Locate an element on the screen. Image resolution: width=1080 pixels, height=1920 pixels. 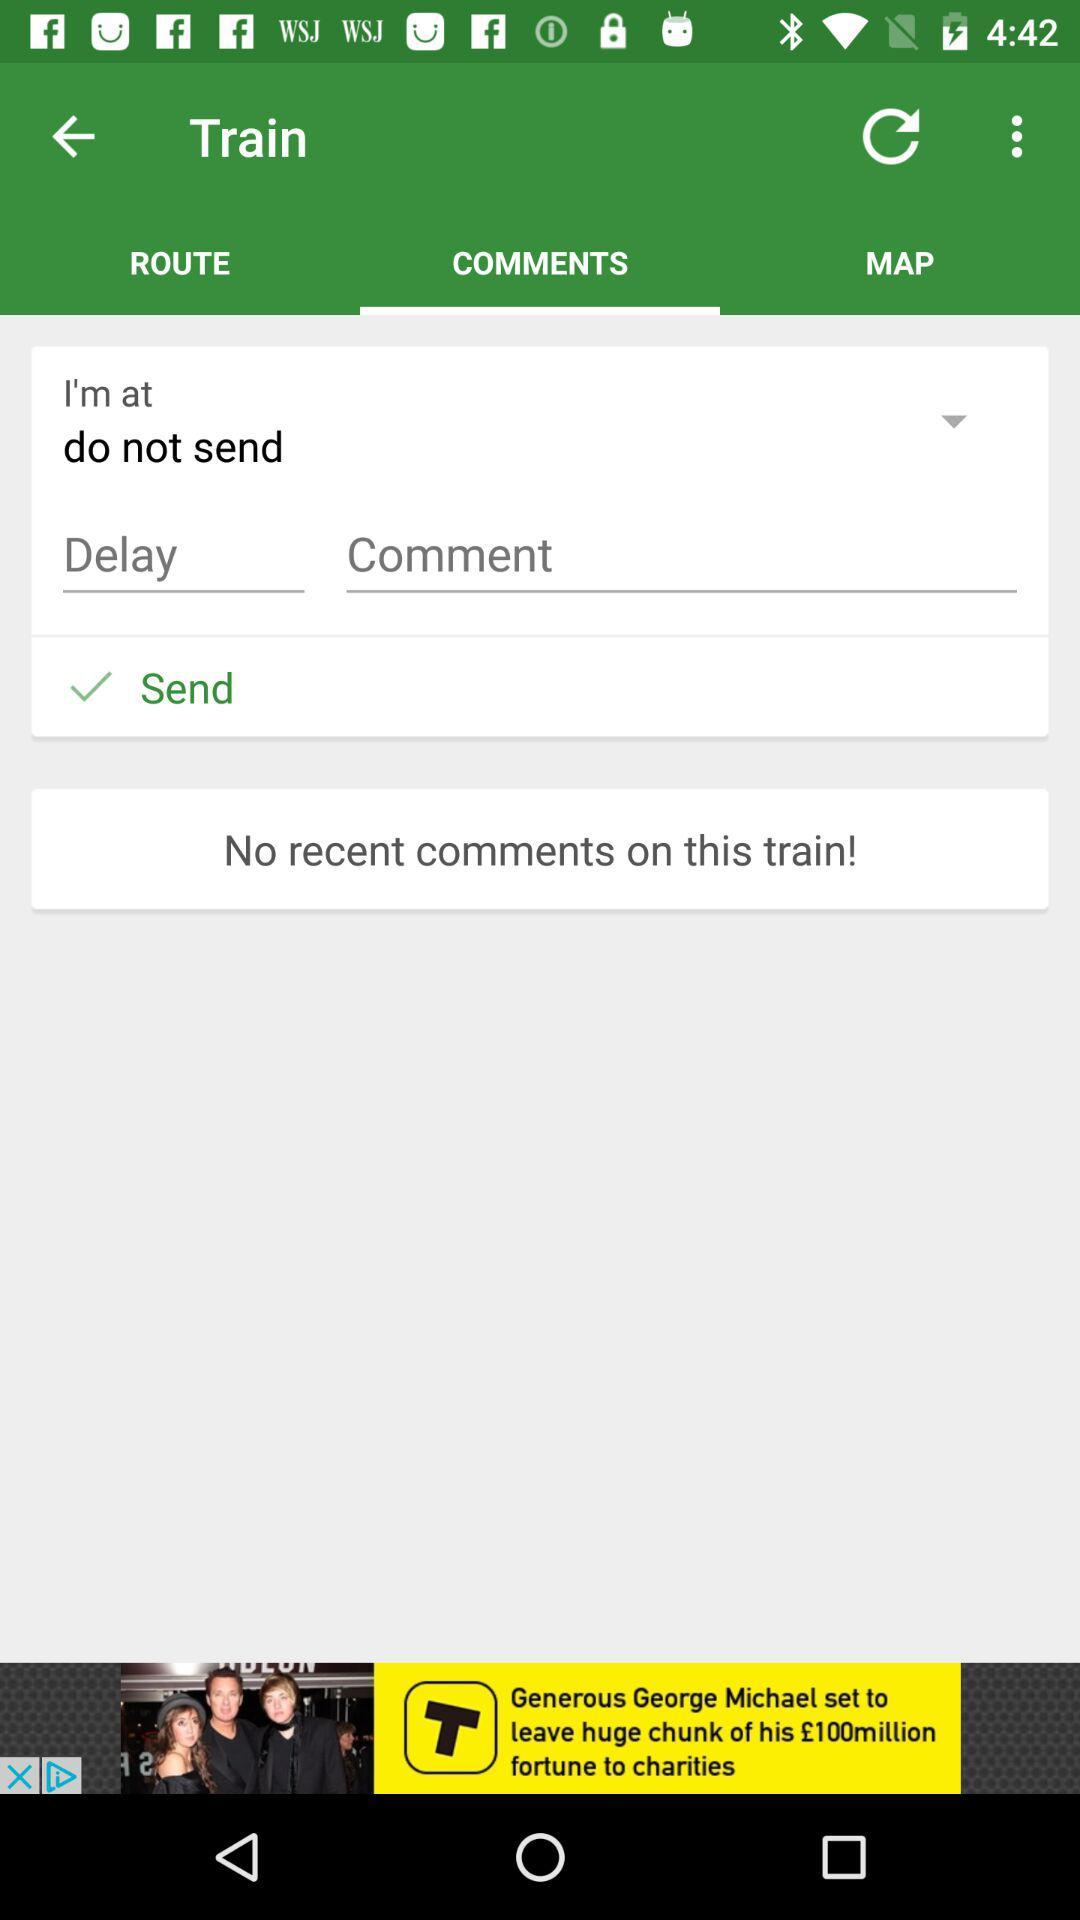
the comment right next to delay is located at coordinates (681, 554).